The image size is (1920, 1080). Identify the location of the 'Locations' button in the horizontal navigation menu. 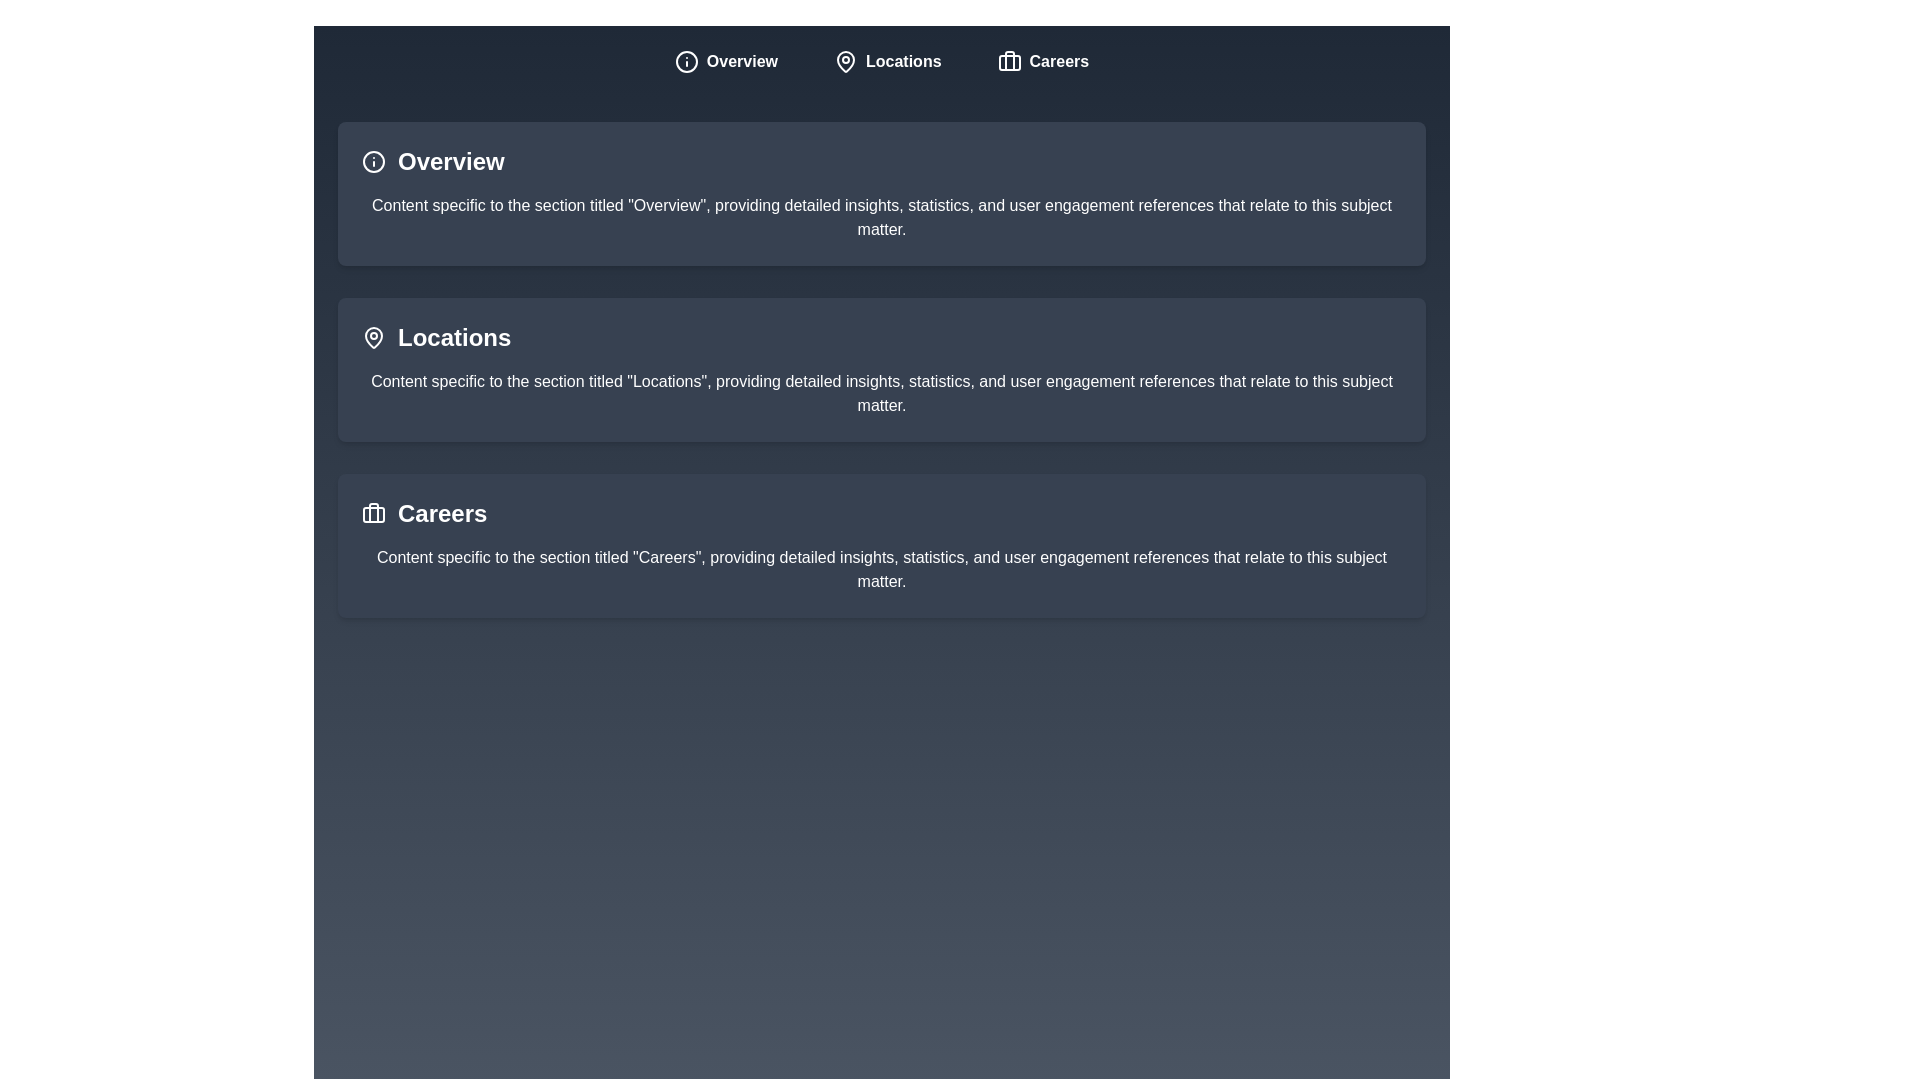
(886, 60).